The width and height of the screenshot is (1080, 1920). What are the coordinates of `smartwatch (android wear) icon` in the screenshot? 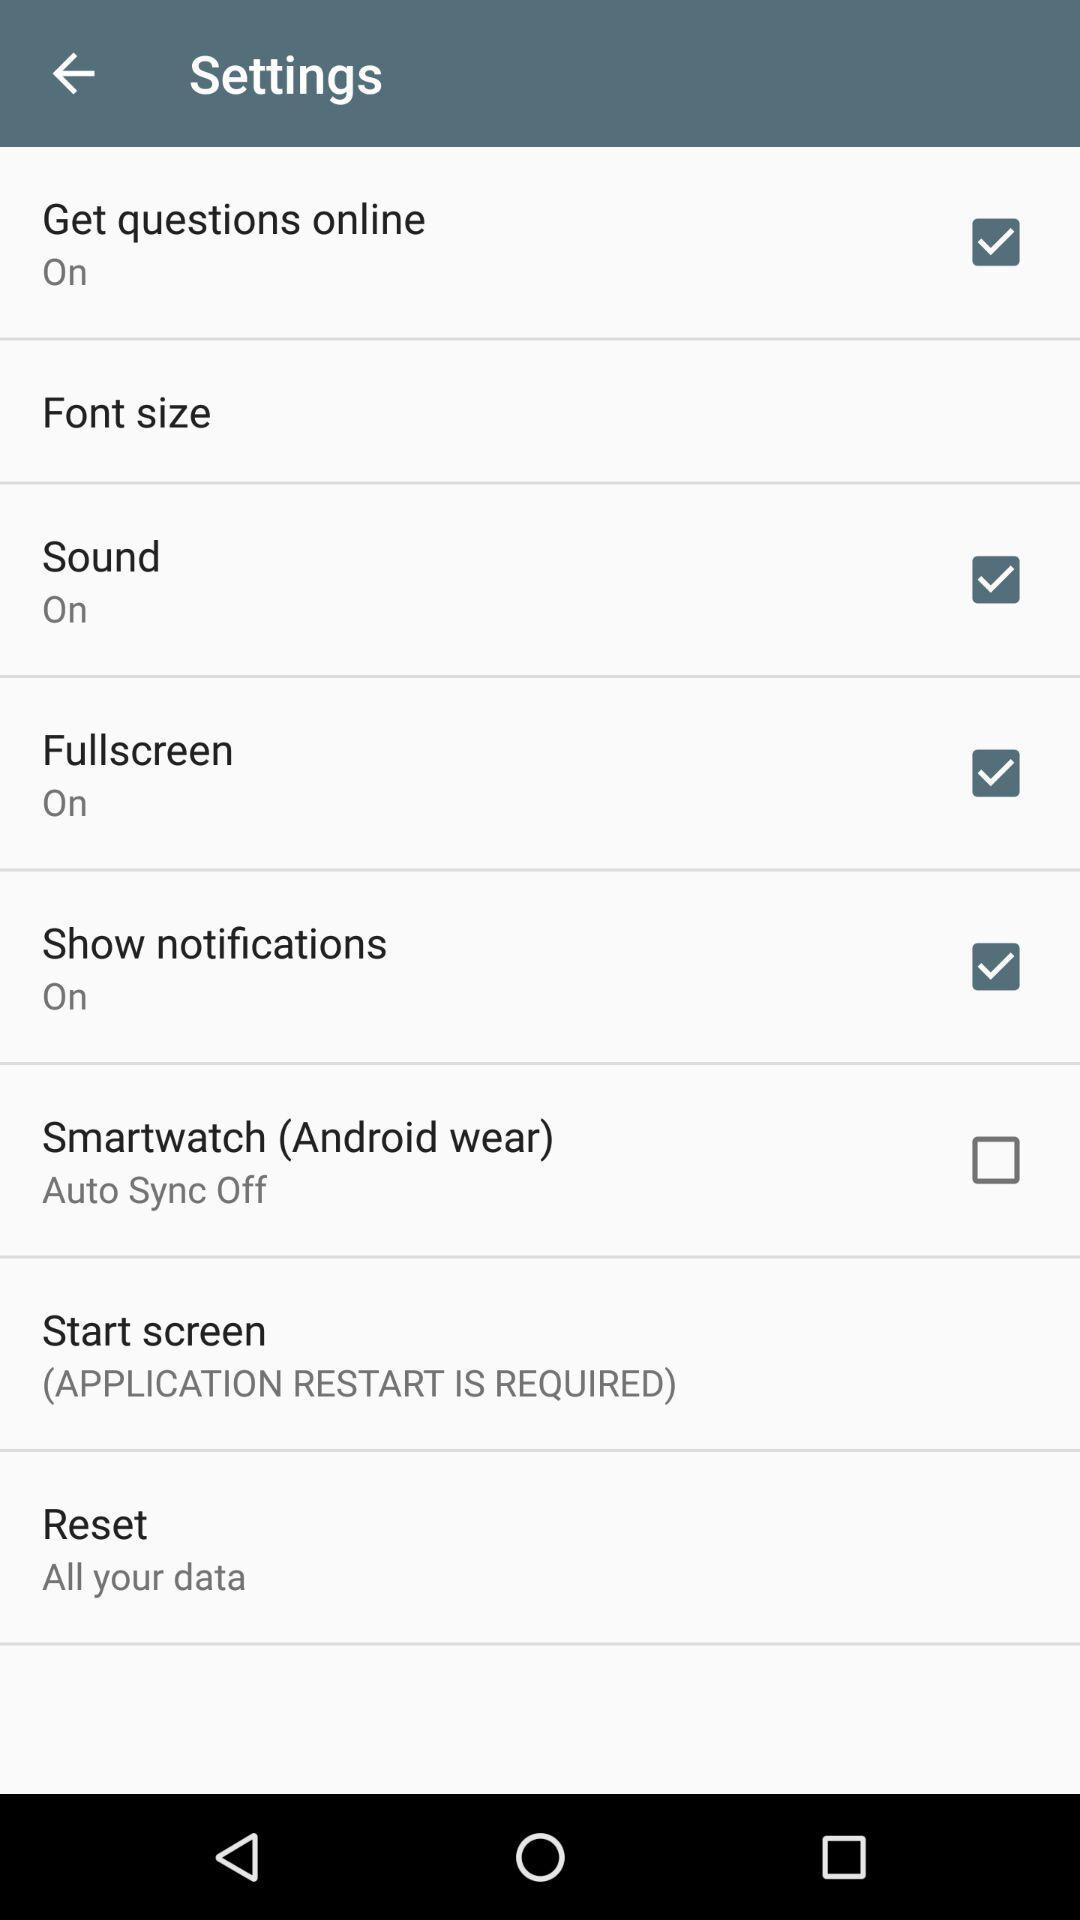 It's located at (298, 1135).